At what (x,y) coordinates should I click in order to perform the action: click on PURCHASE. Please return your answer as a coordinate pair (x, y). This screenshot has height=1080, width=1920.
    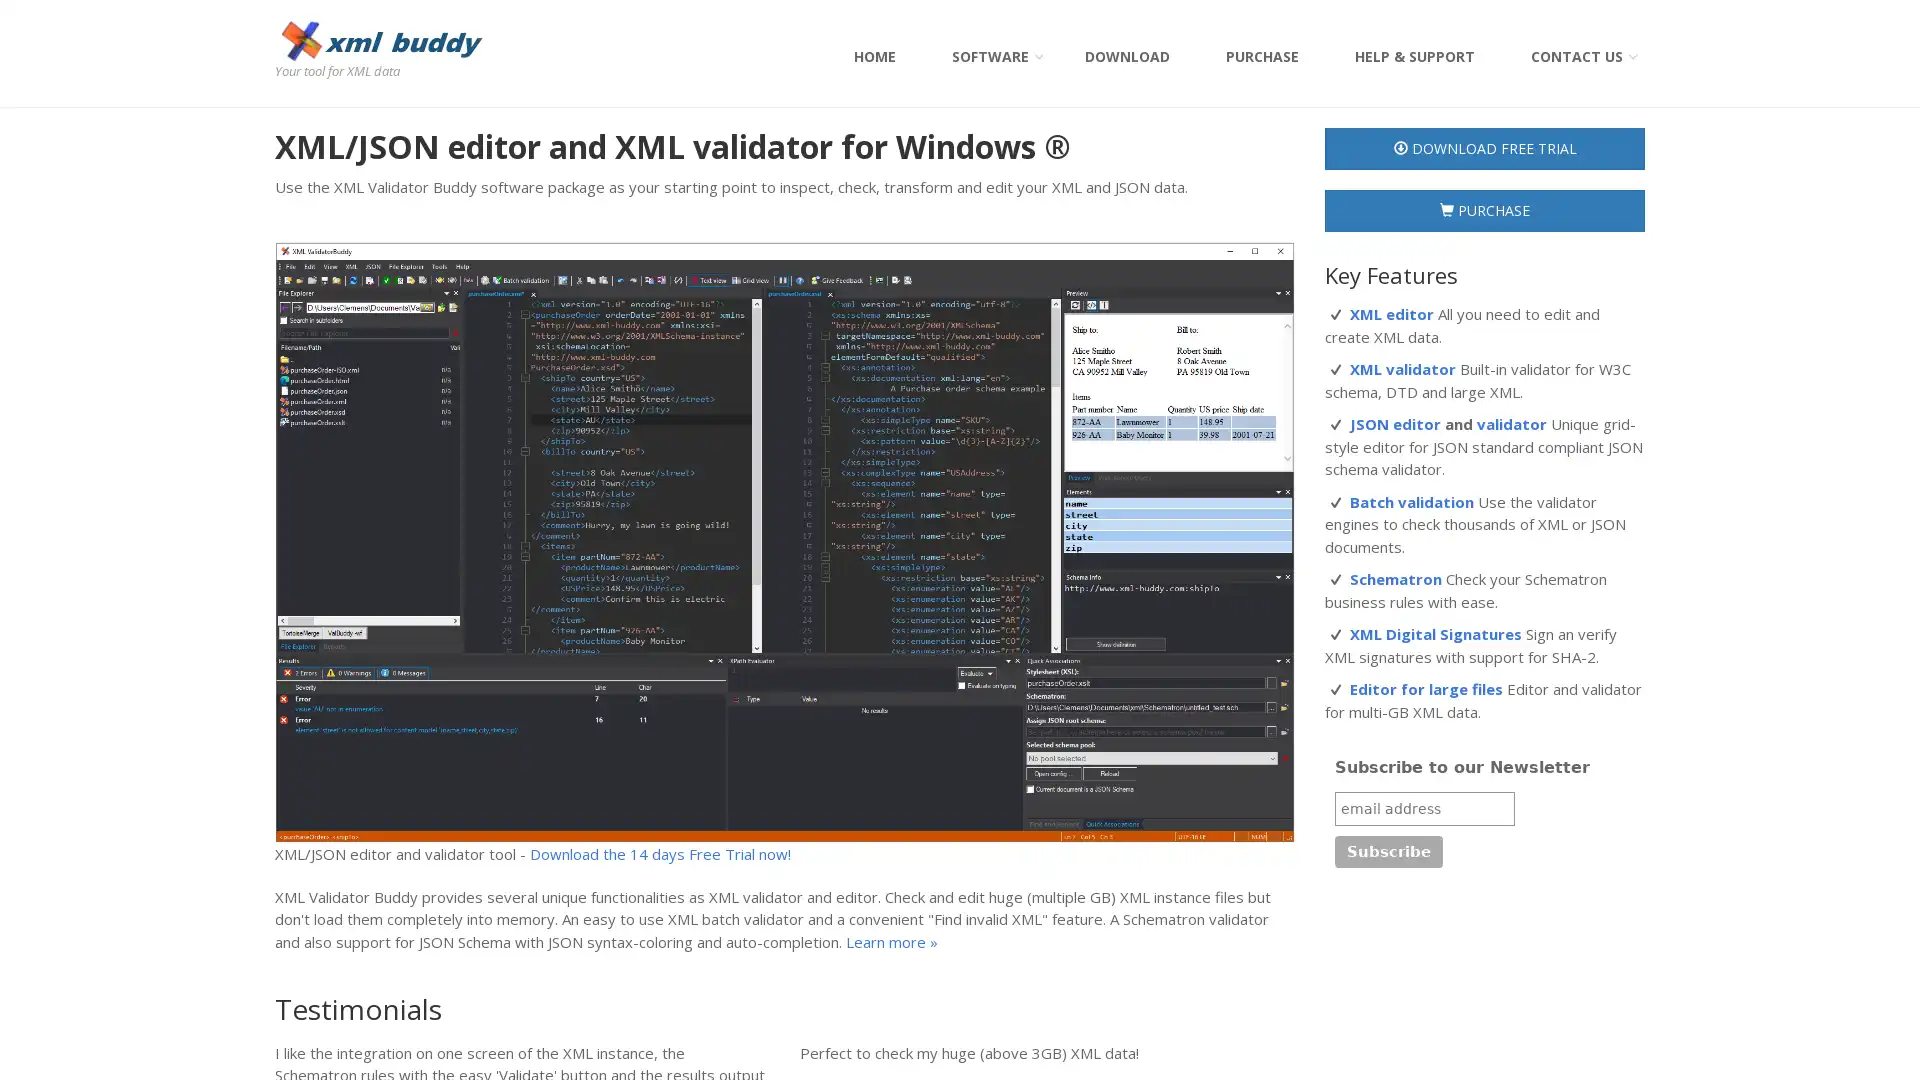
    Looking at the image, I should click on (1484, 211).